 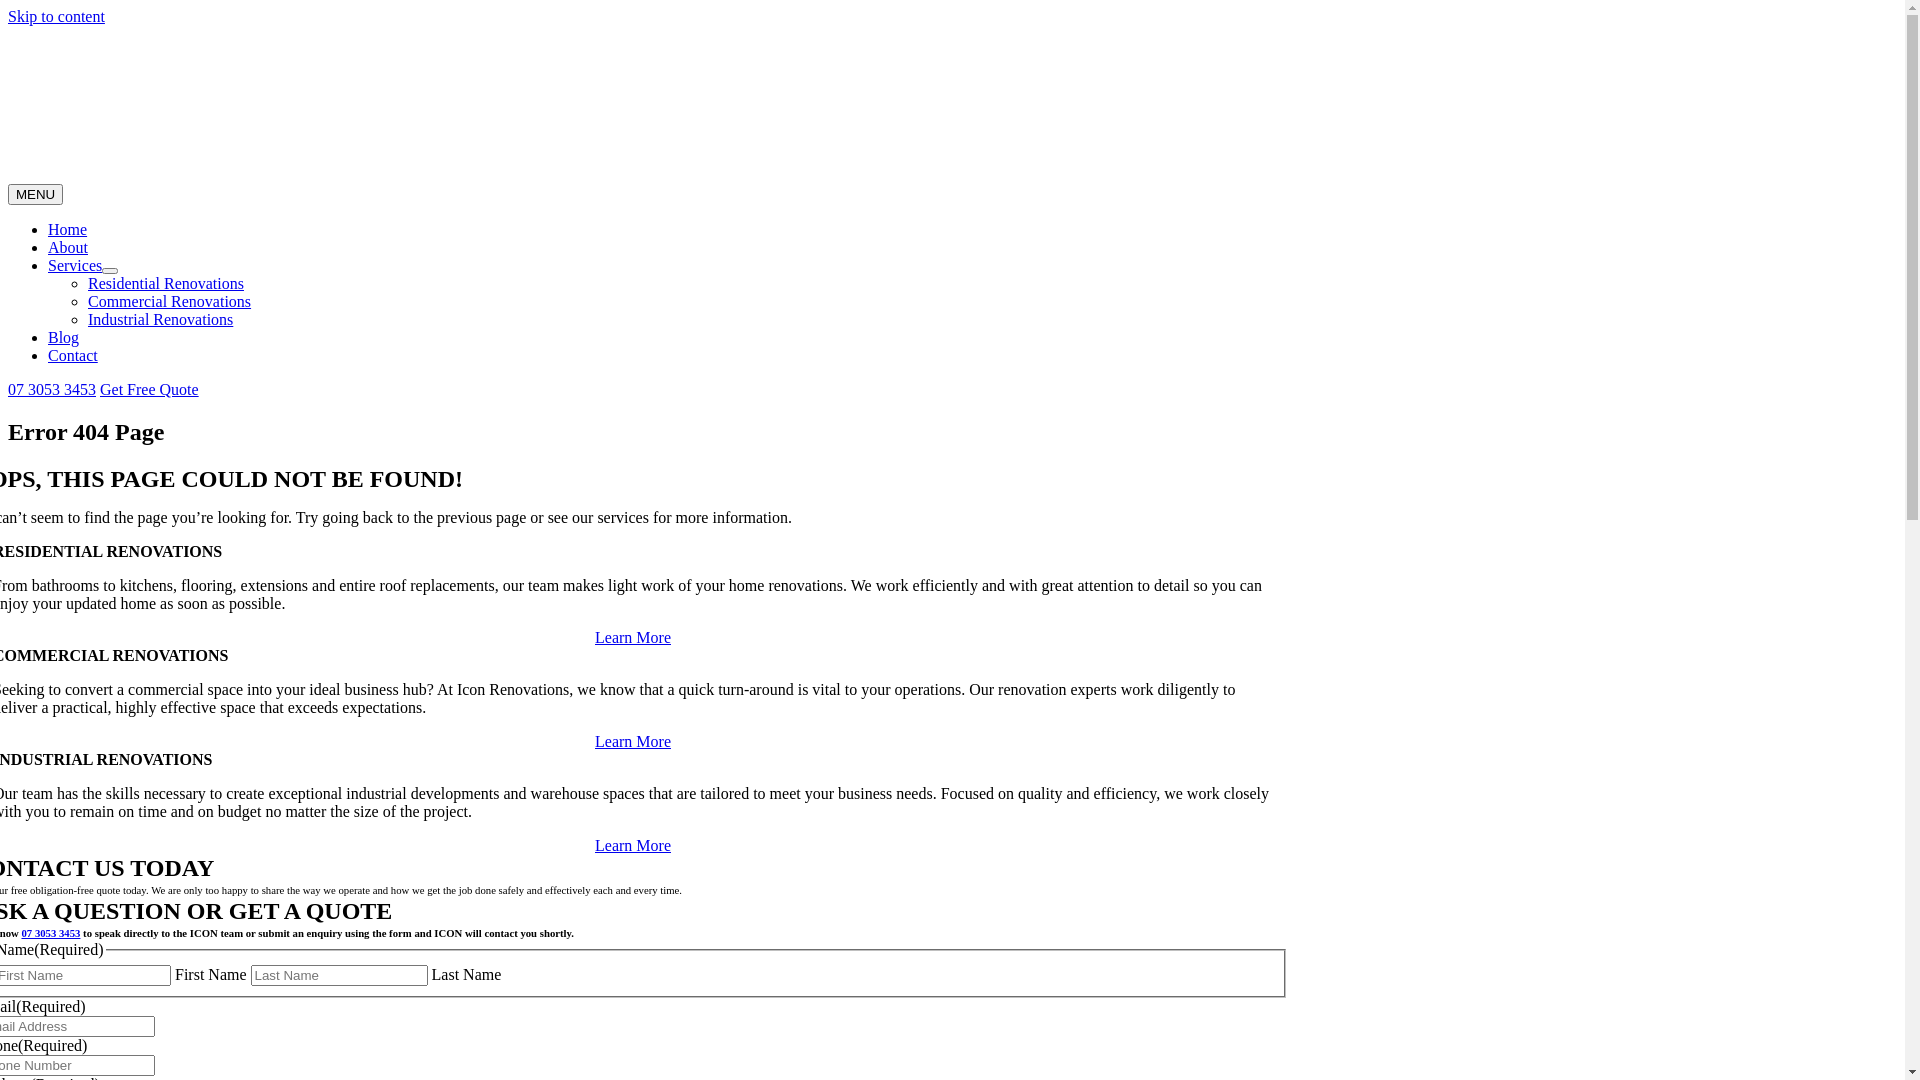 I want to click on 'Skip to content', so click(x=56, y=16).